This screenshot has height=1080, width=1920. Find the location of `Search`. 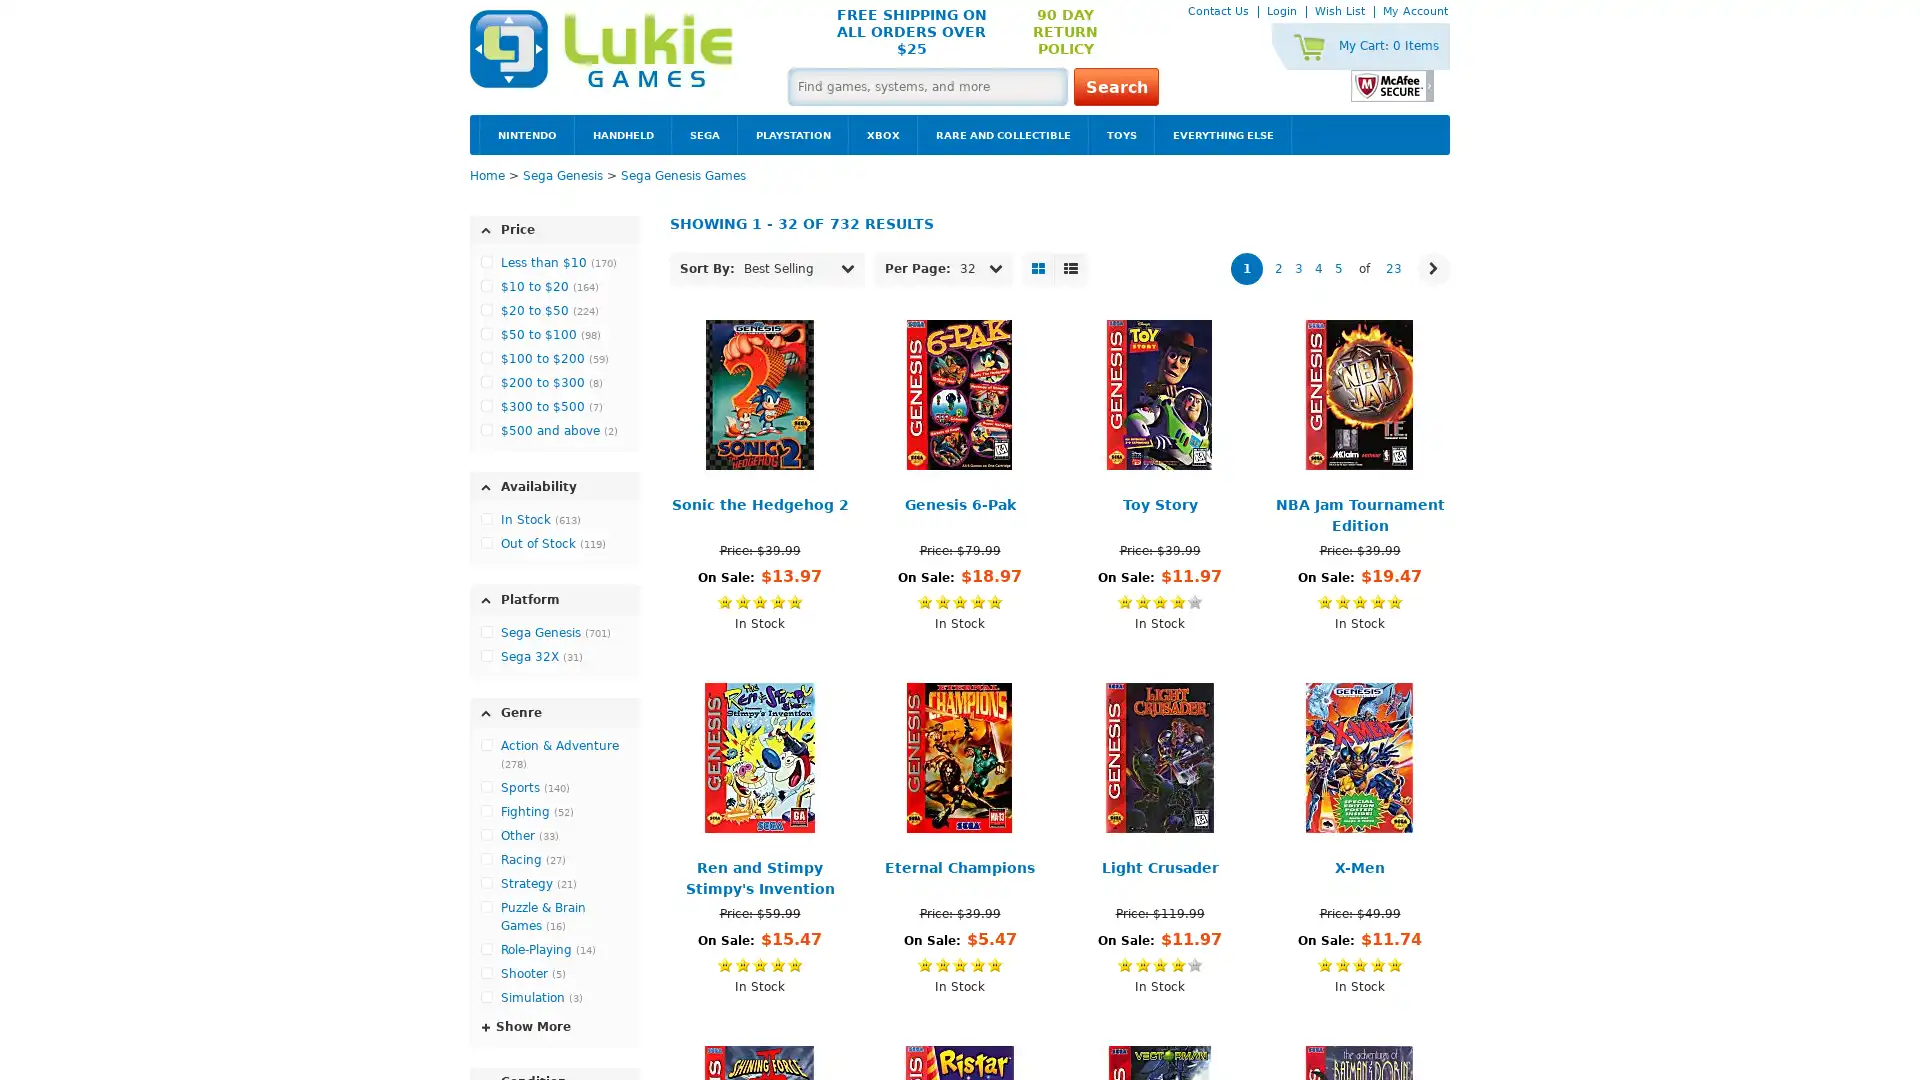

Search is located at coordinates (1115, 86).